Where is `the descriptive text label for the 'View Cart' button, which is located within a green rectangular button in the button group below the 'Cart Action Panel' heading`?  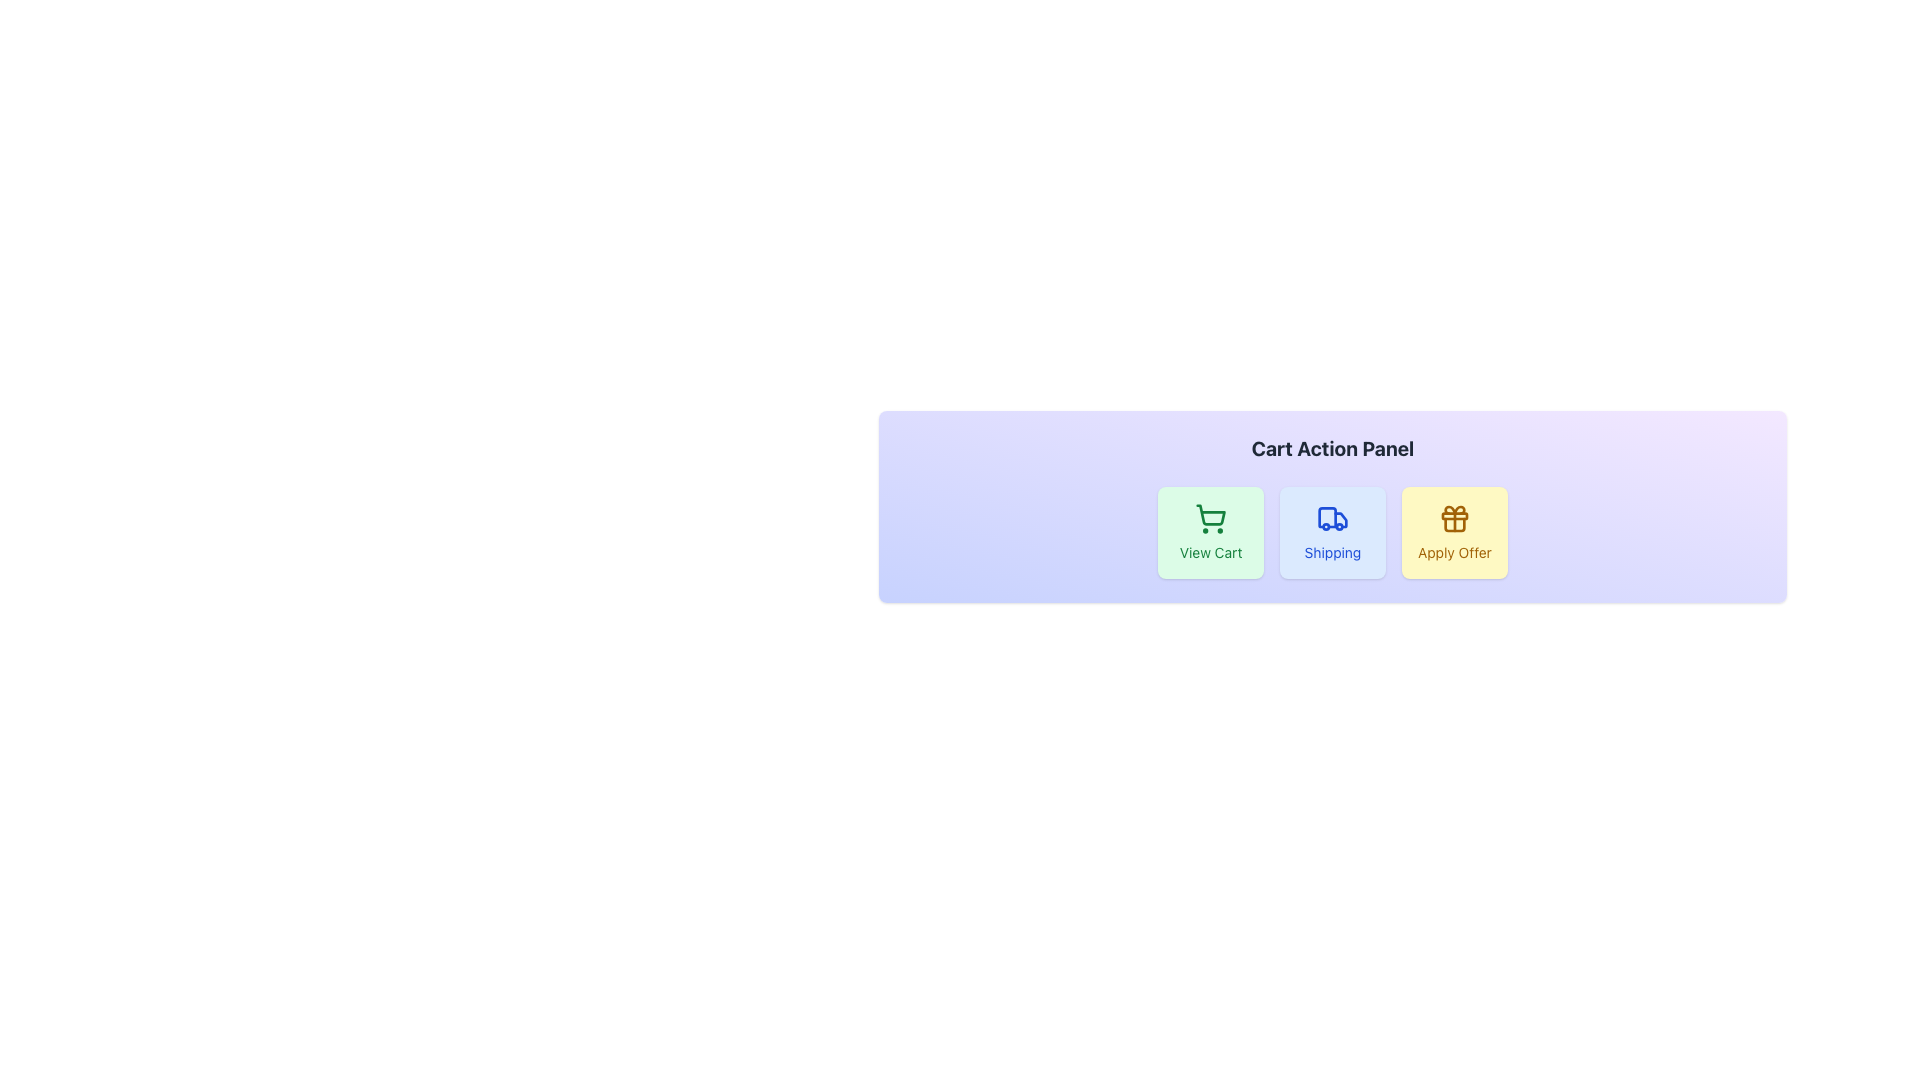
the descriptive text label for the 'View Cart' button, which is located within a green rectangular button in the button group below the 'Cart Action Panel' heading is located at coordinates (1210, 552).